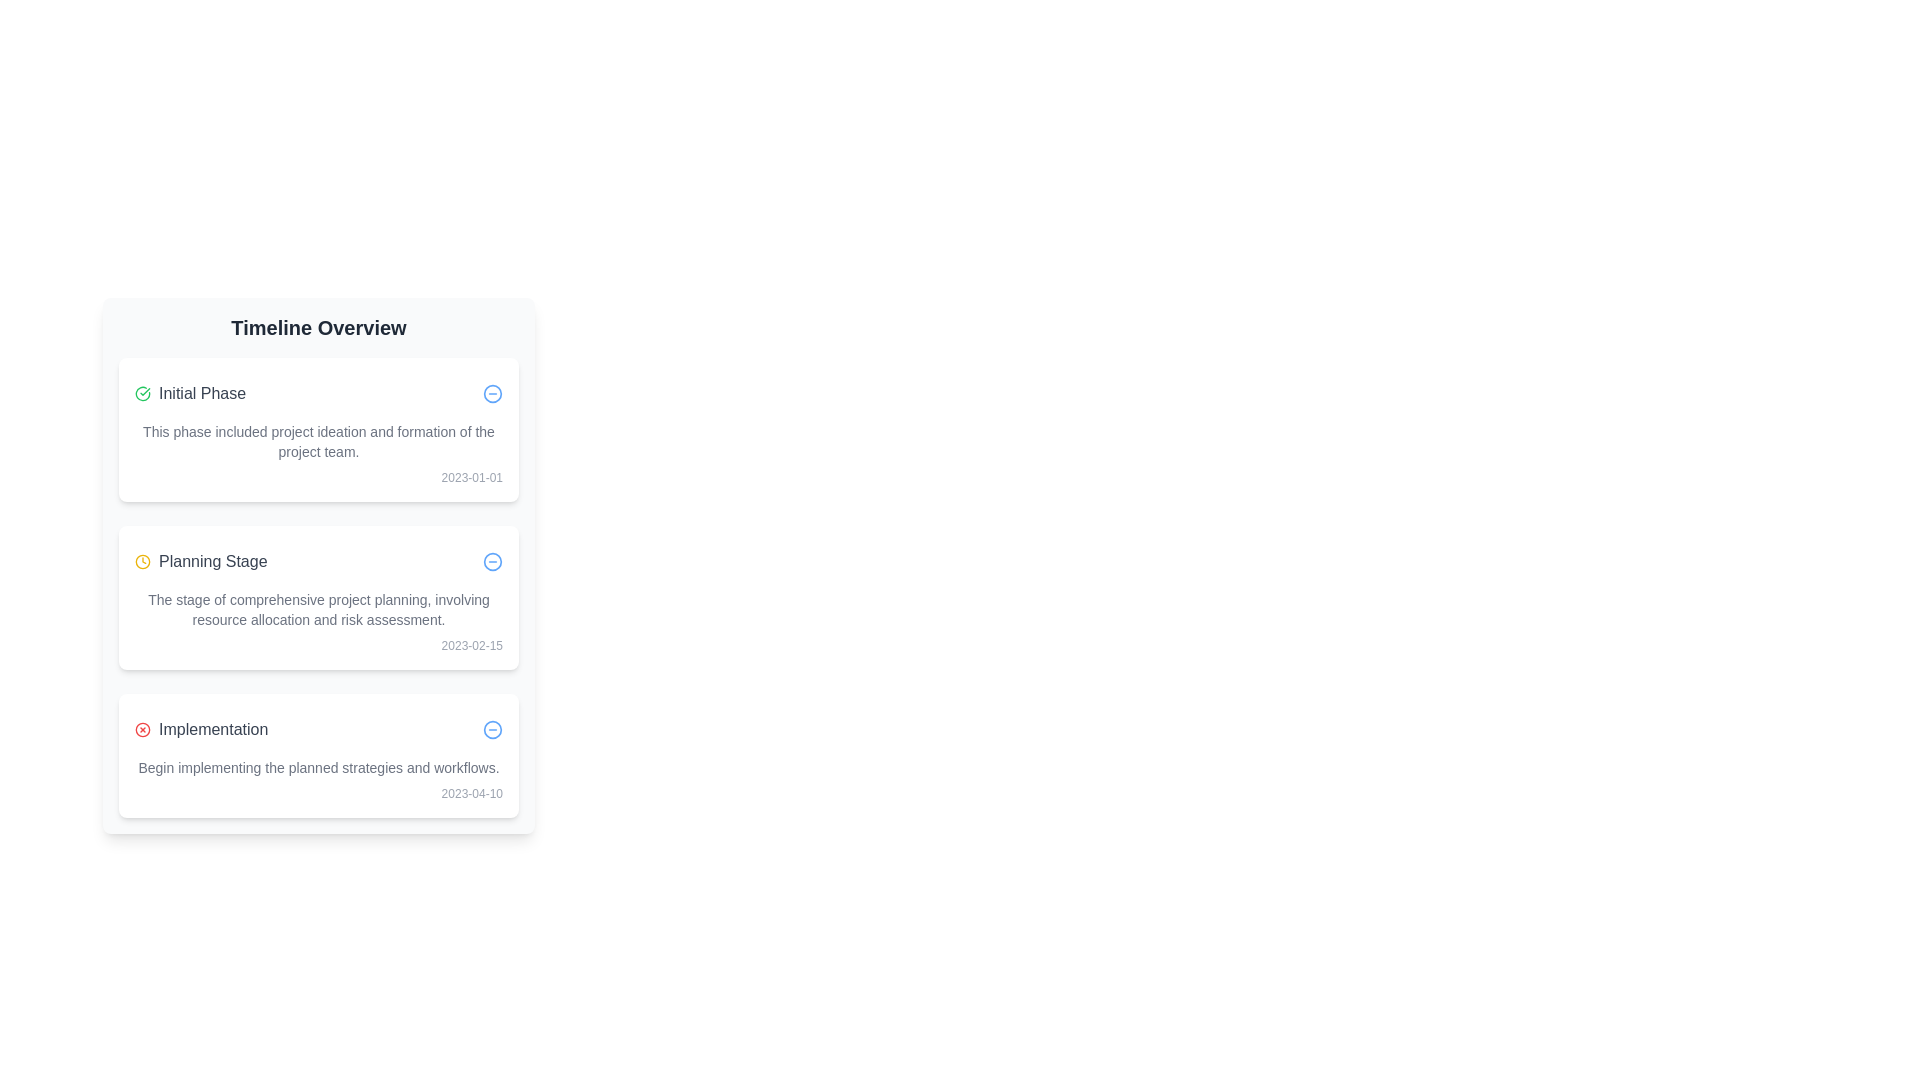  What do you see at coordinates (213, 729) in the screenshot?
I see `the text label displaying 'Implementation' which is styled in a medium-weight gray font and is part of a timeline view, located beneath the 'Planning Stage' heading` at bounding box center [213, 729].